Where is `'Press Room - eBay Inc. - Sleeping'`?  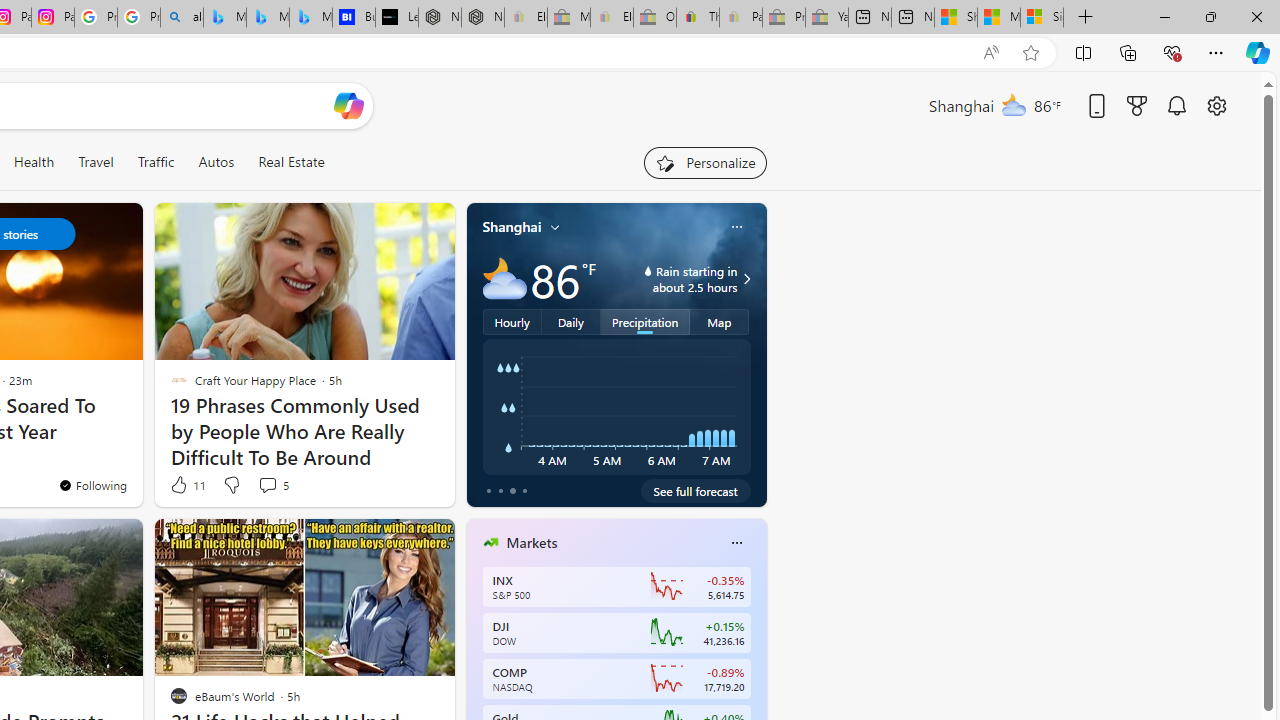 'Press Room - eBay Inc. - Sleeping' is located at coordinates (783, 17).